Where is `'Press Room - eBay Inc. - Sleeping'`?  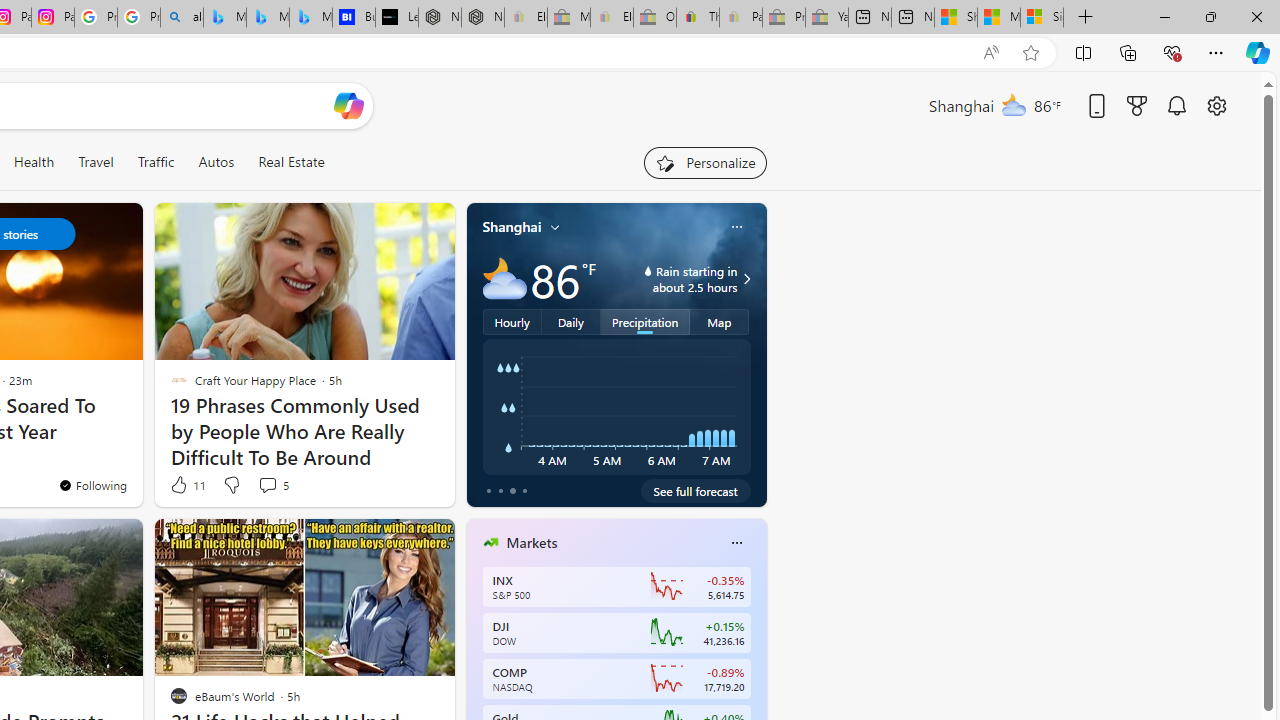 'Press Room - eBay Inc. - Sleeping' is located at coordinates (783, 17).